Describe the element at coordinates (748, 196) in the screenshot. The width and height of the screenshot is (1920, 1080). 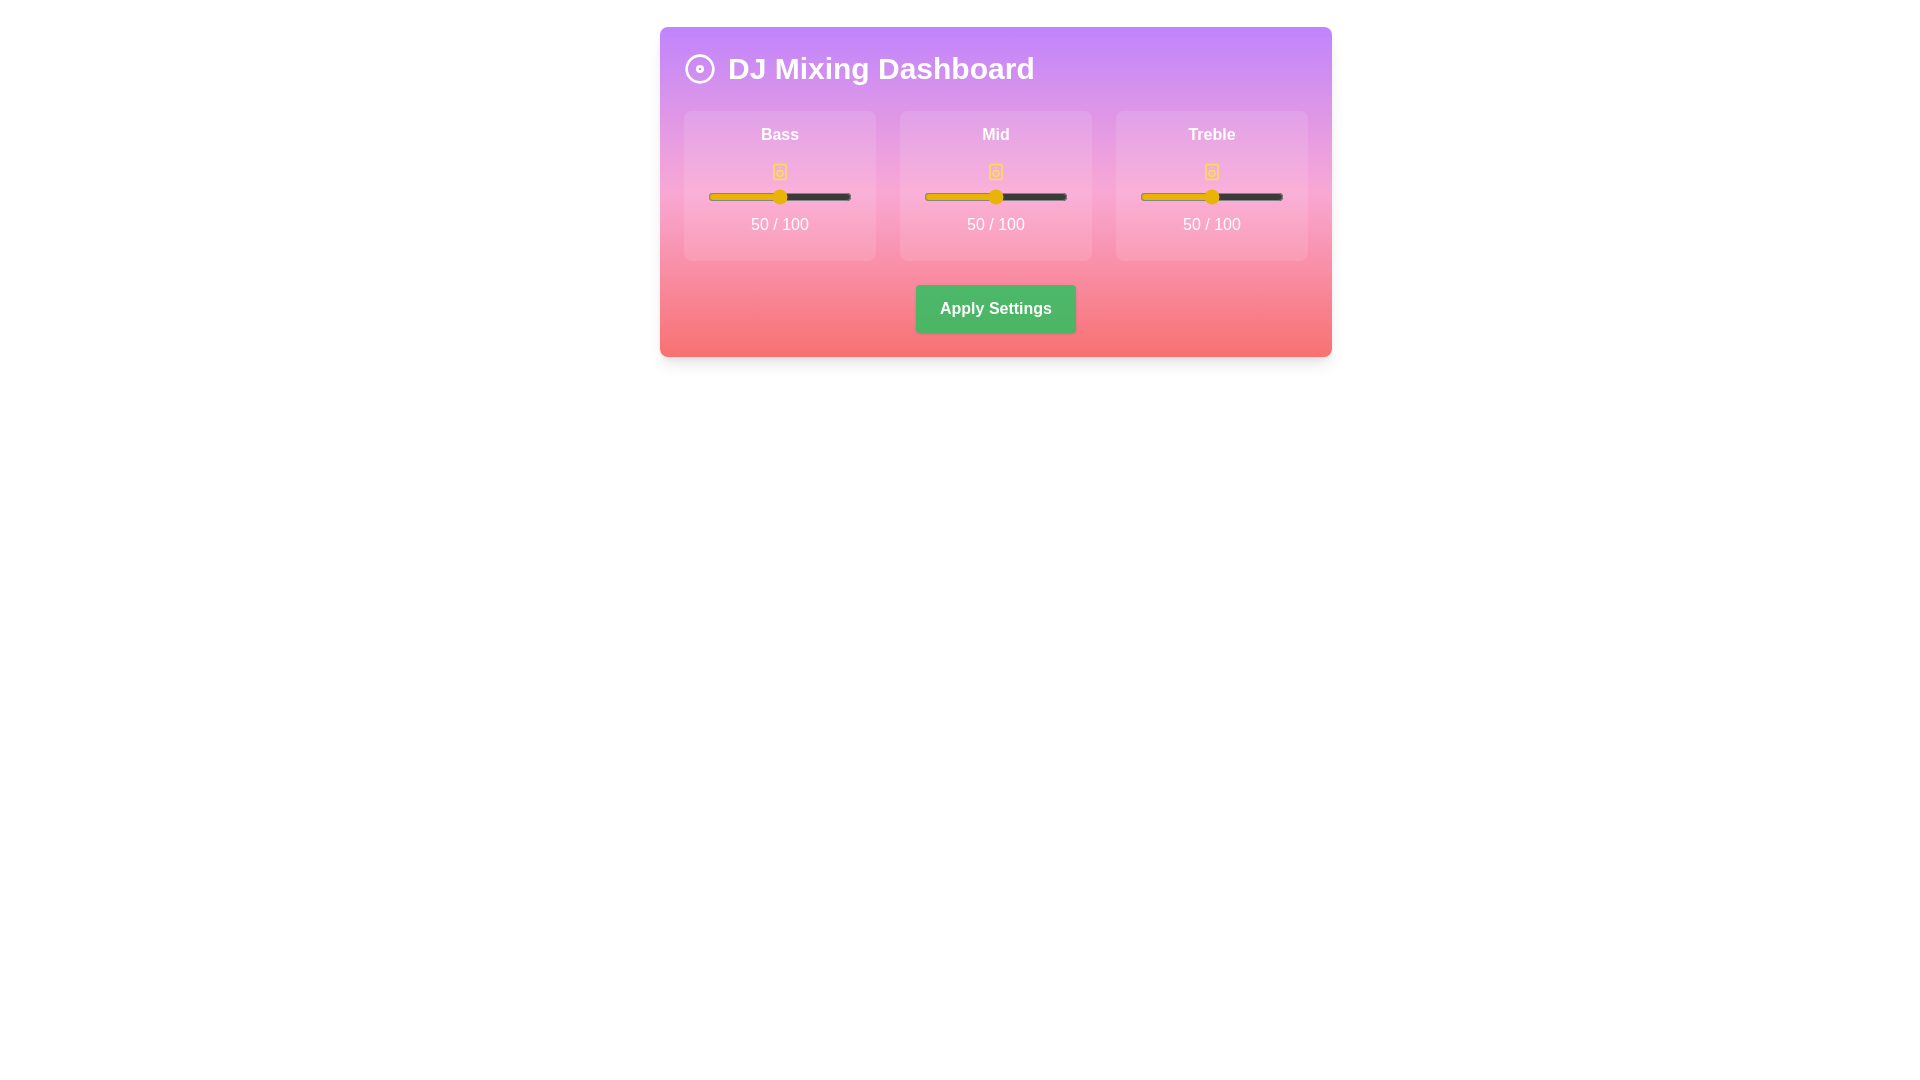
I see `the bass slider to set its value to 29` at that location.